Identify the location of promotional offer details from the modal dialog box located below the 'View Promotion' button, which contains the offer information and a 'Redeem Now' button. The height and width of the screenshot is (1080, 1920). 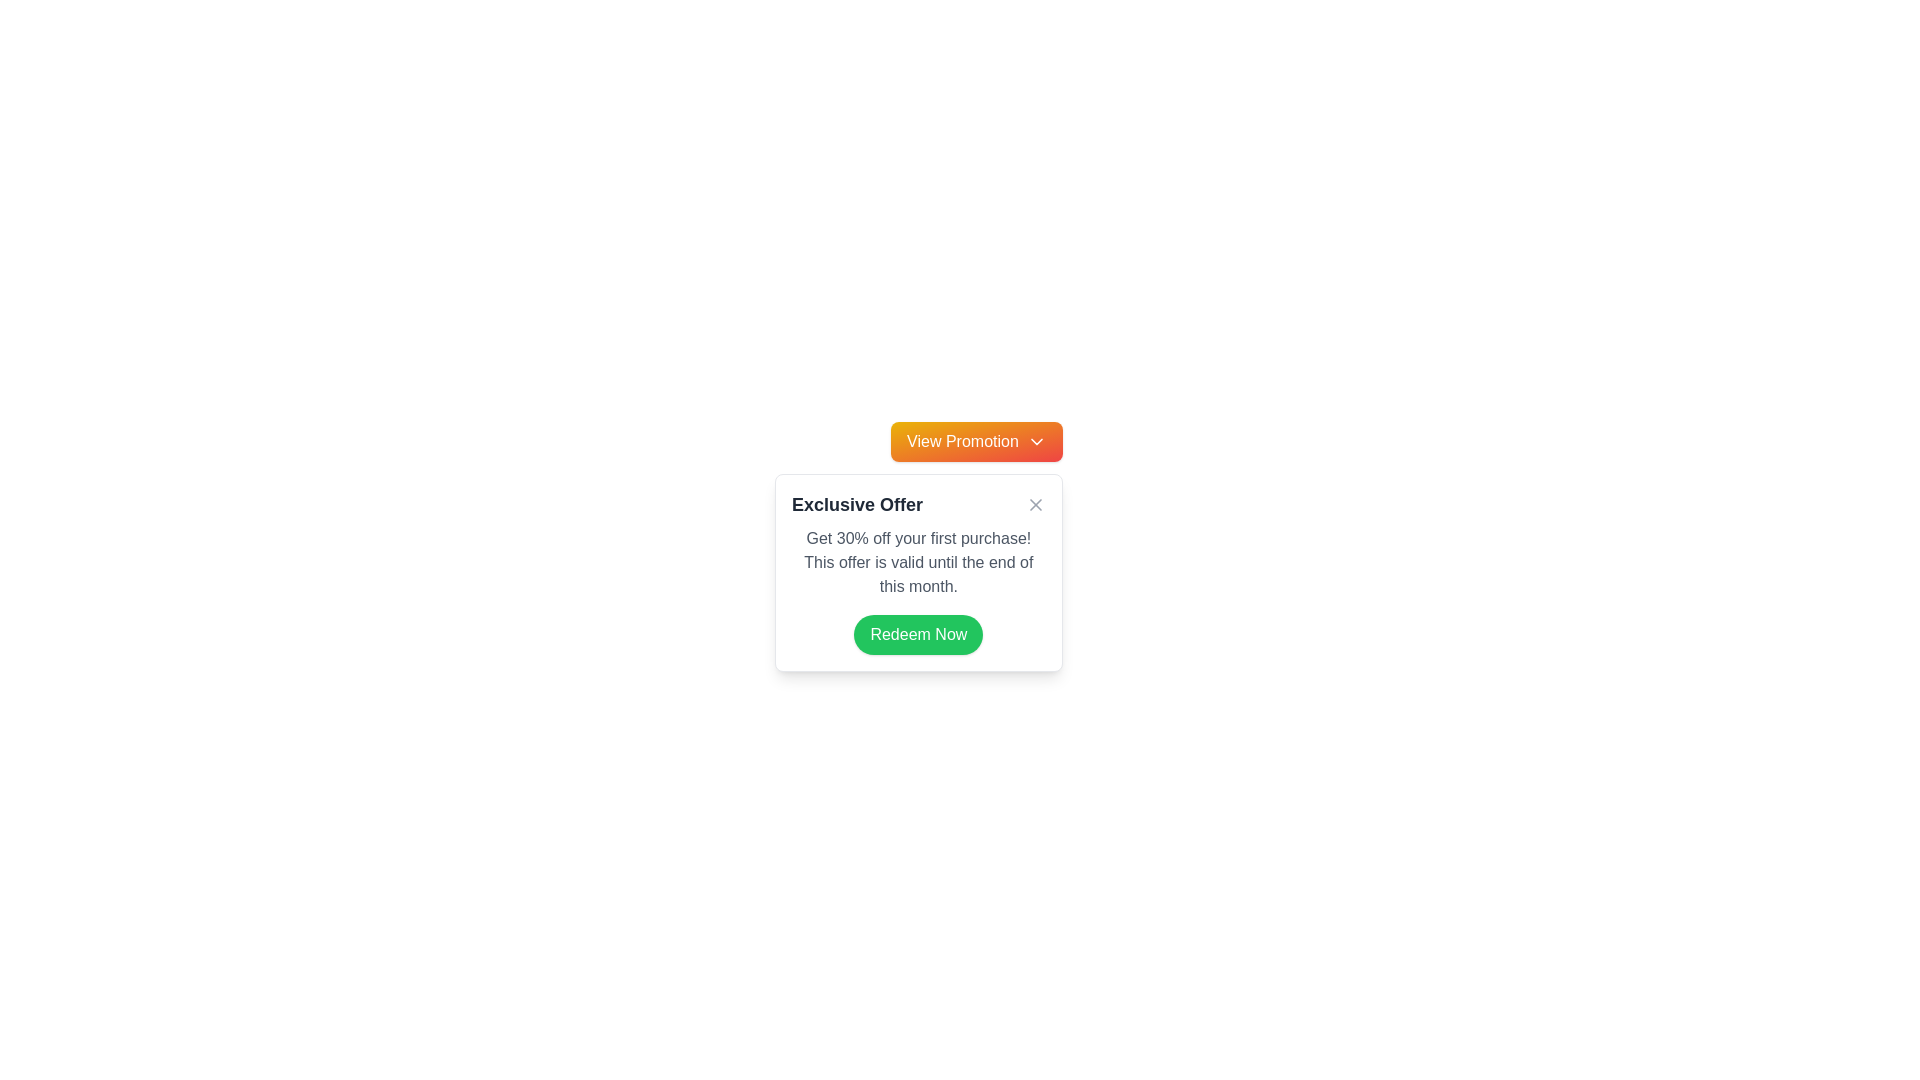
(917, 573).